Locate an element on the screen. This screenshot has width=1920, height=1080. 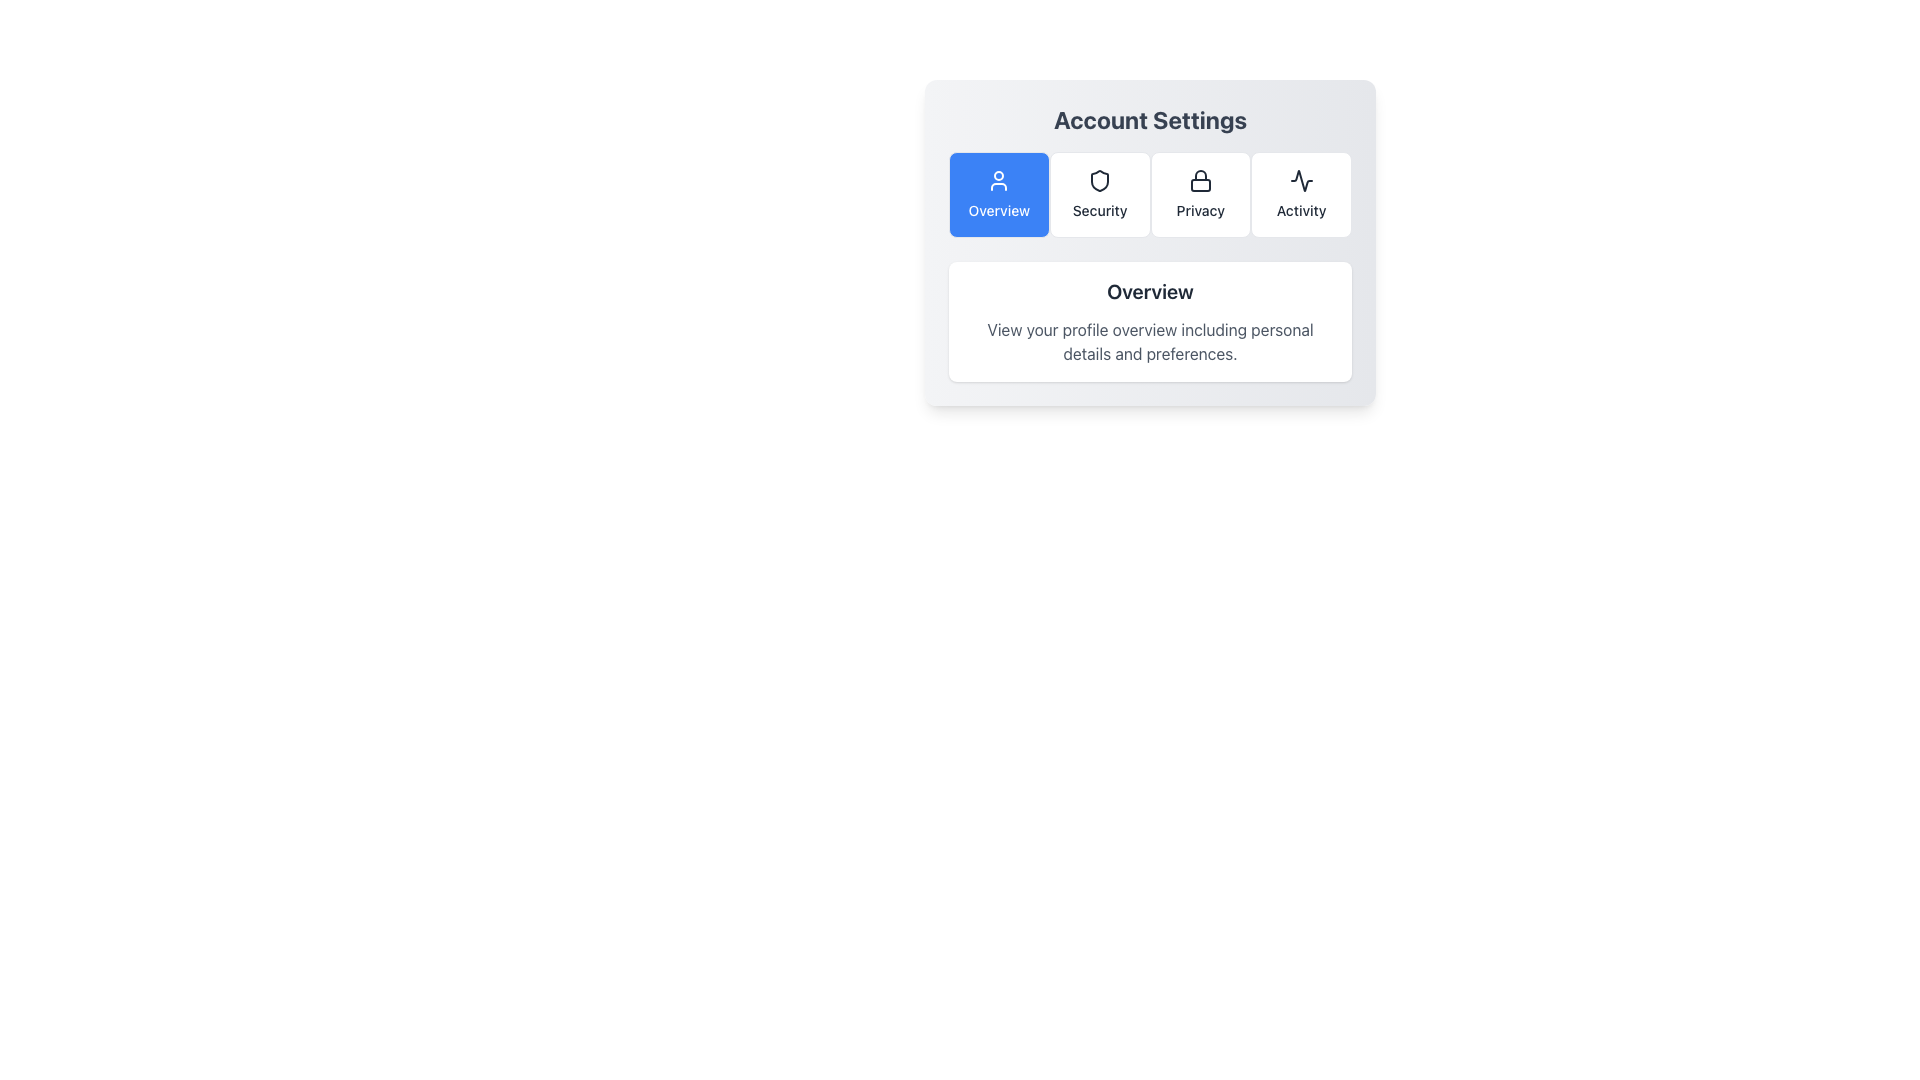
the user profile icon within the 'Overview' button in the 'Account Settings' section is located at coordinates (999, 181).